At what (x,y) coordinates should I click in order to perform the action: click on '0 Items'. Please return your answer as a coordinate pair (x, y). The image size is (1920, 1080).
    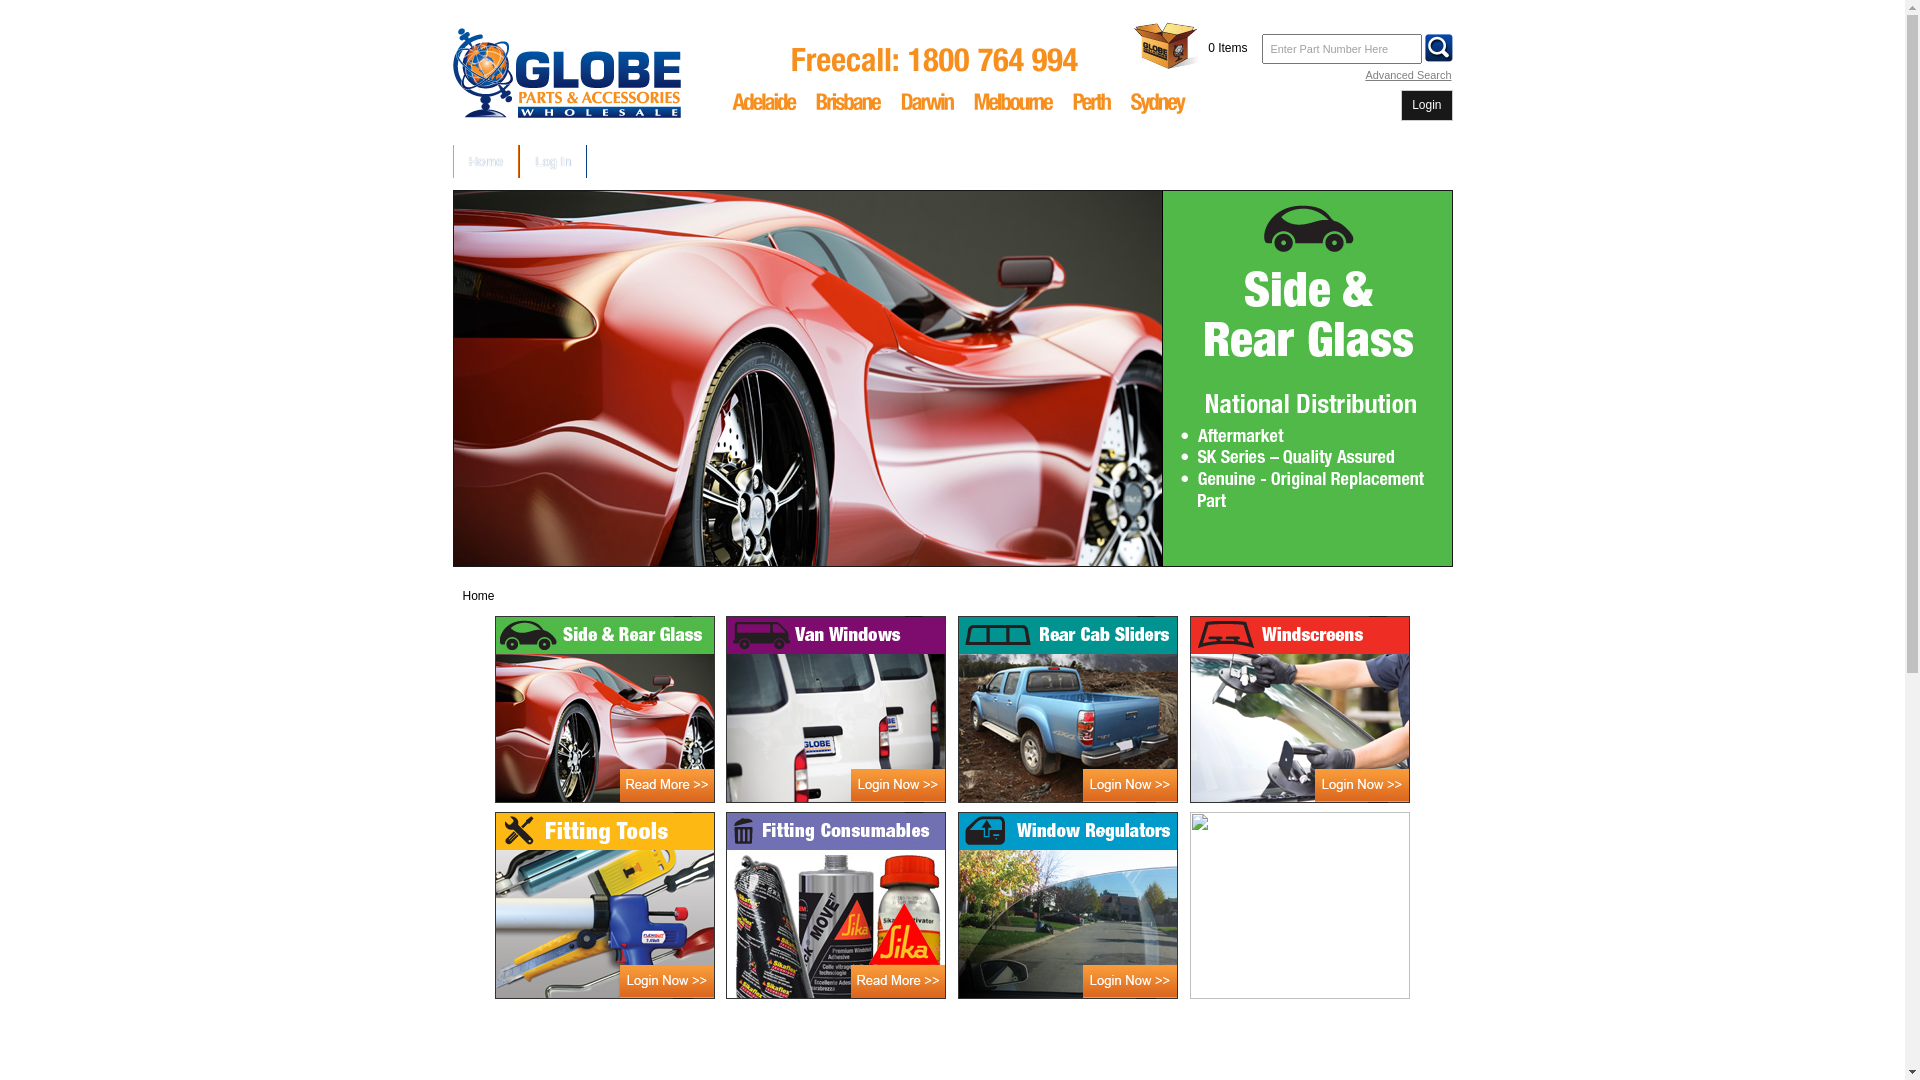
    Looking at the image, I should click on (1226, 46).